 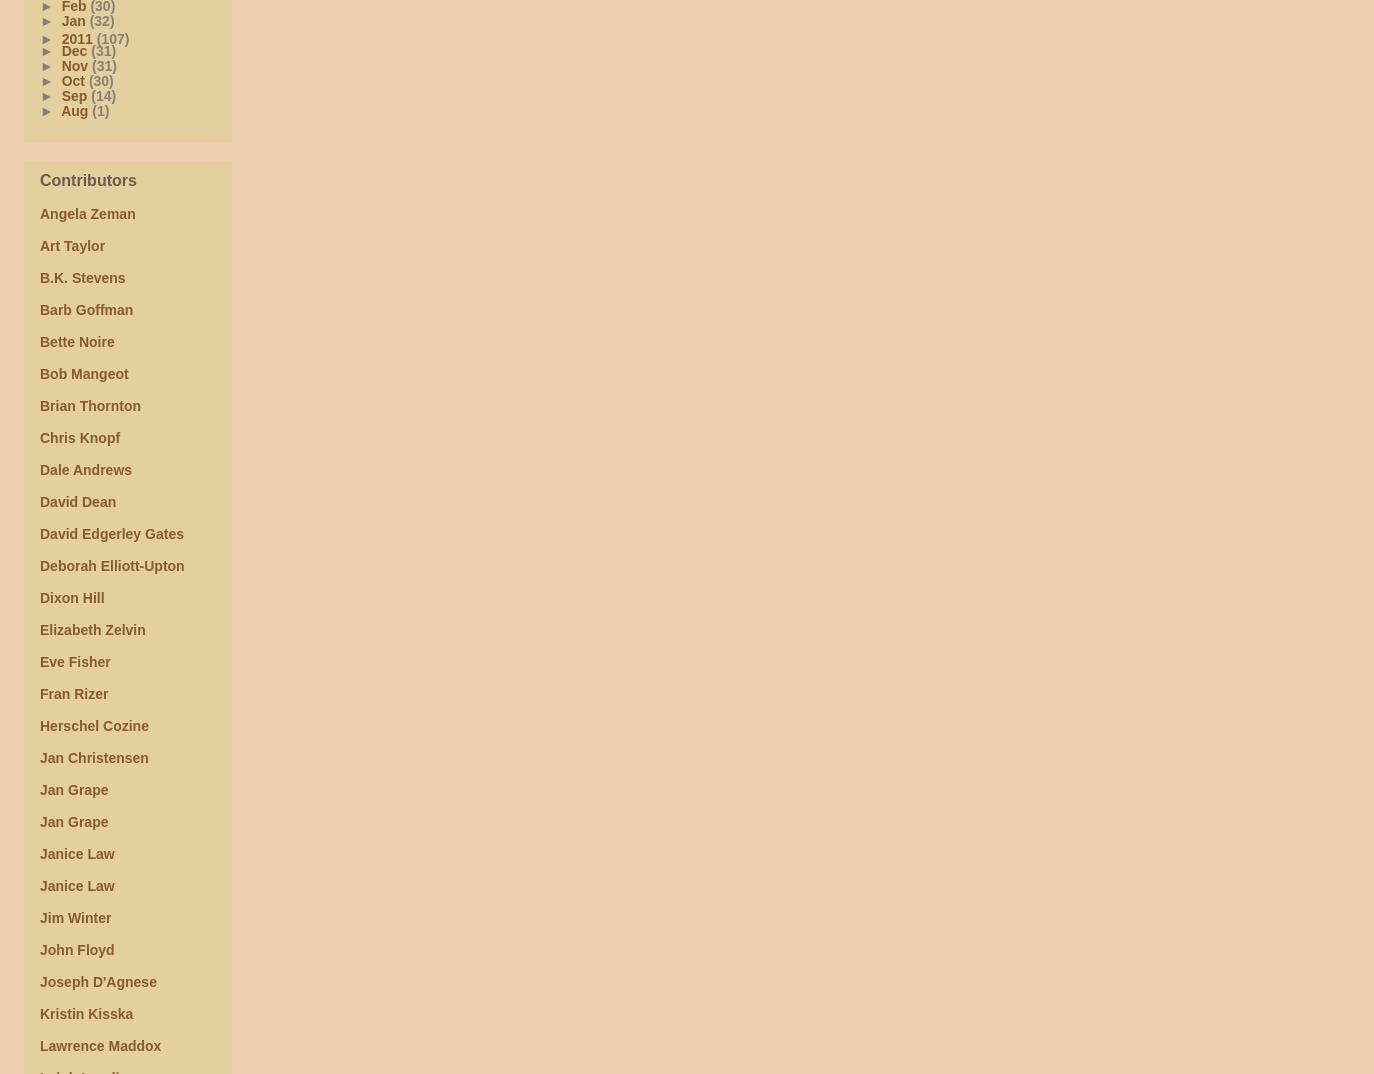 What do you see at coordinates (38, 726) in the screenshot?
I see `'Herschel Cozine'` at bounding box center [38, 726].